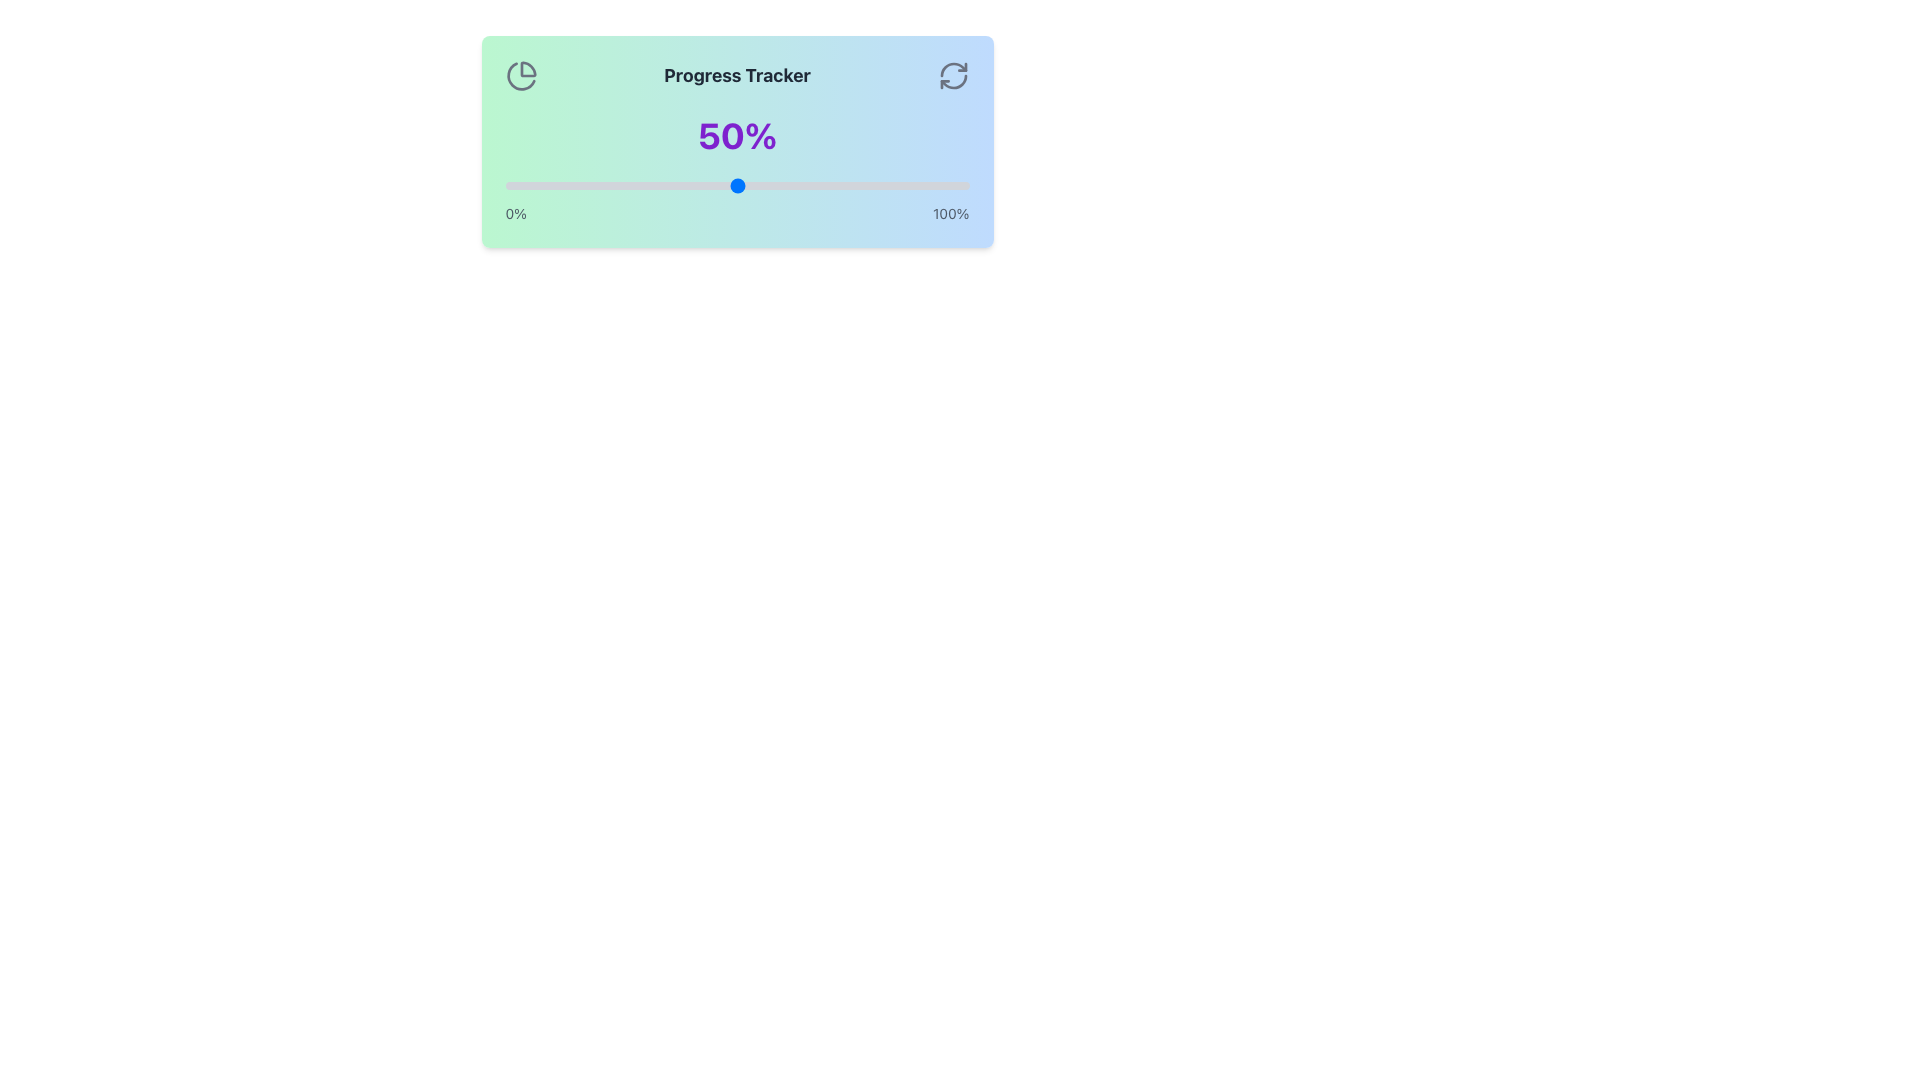 The image size is (1920, 1080). I want to click on the text label positioned at the top section of the UI, which provides context for the progress indicator and controls, located between the pie chart icon and the refresh icon, so click(736, 75).